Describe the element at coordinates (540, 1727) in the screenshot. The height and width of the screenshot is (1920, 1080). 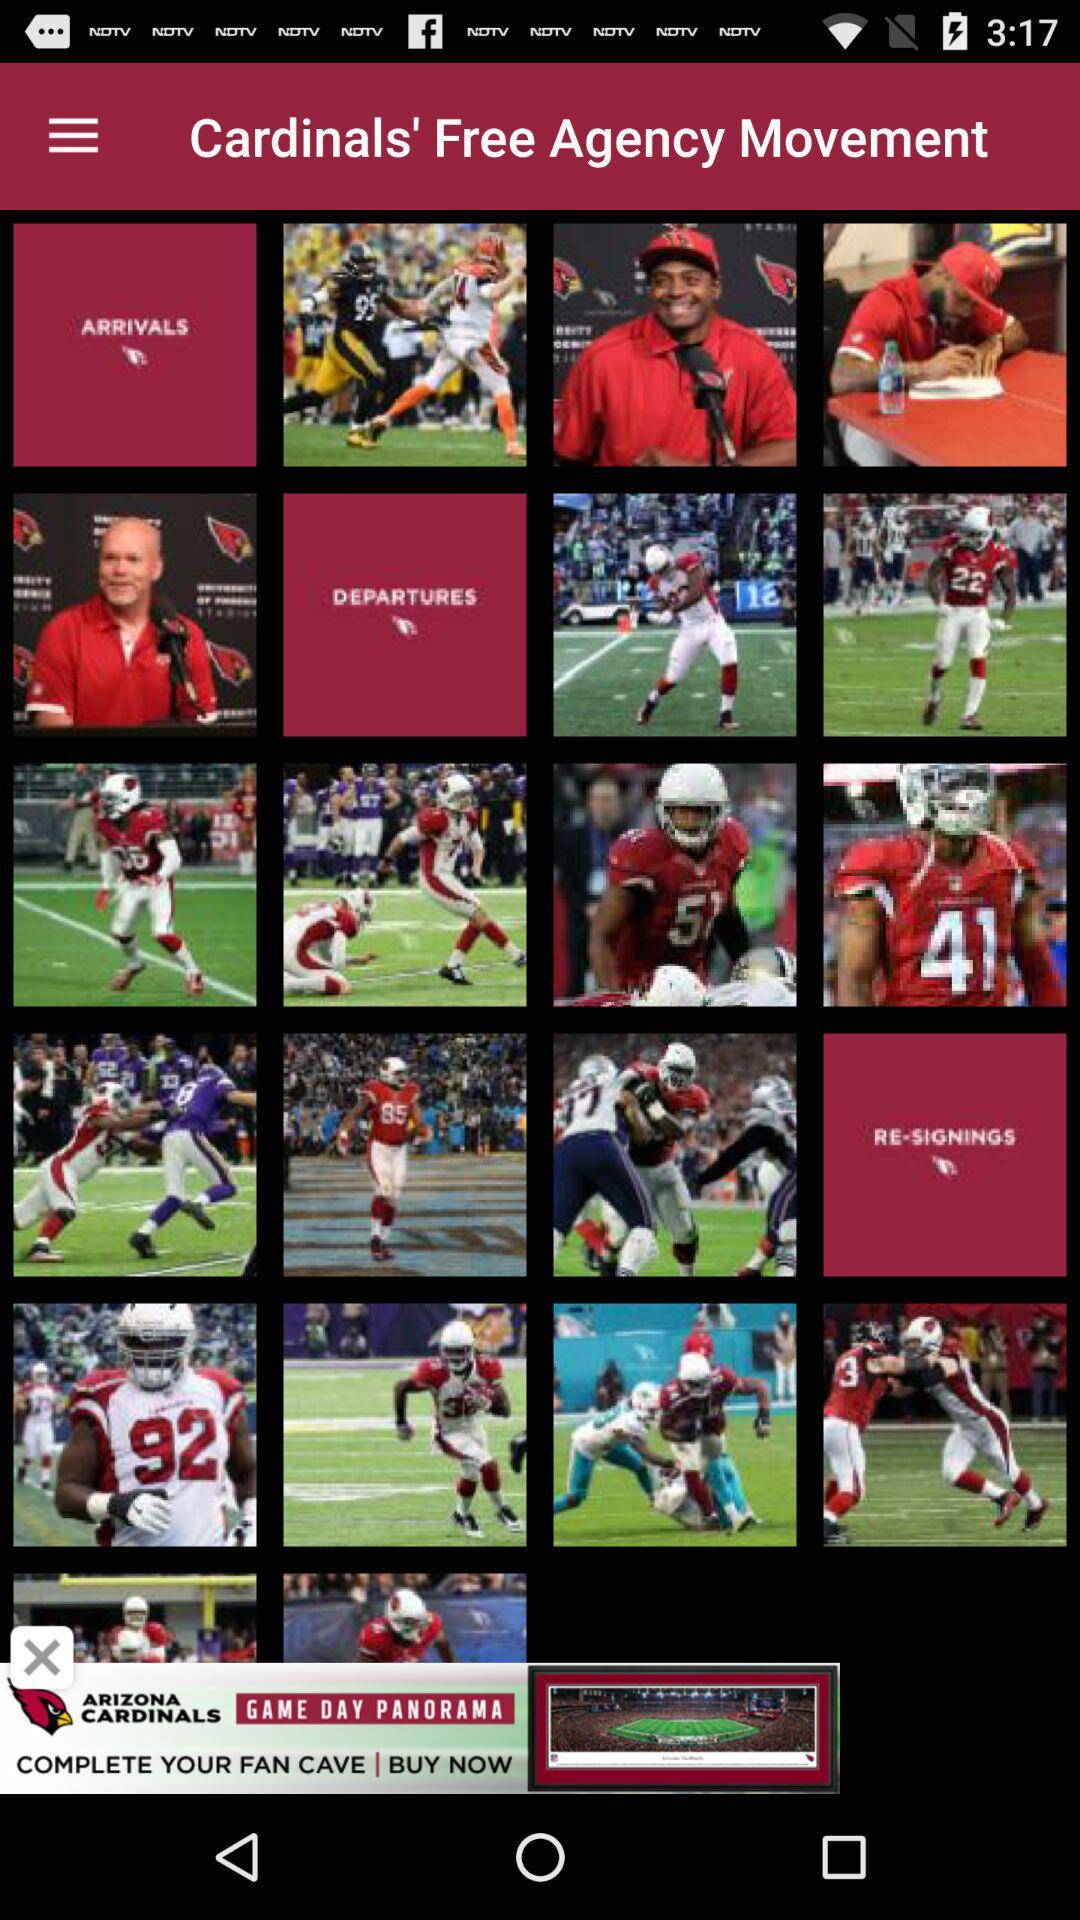
I see `open advertisement` at that location.